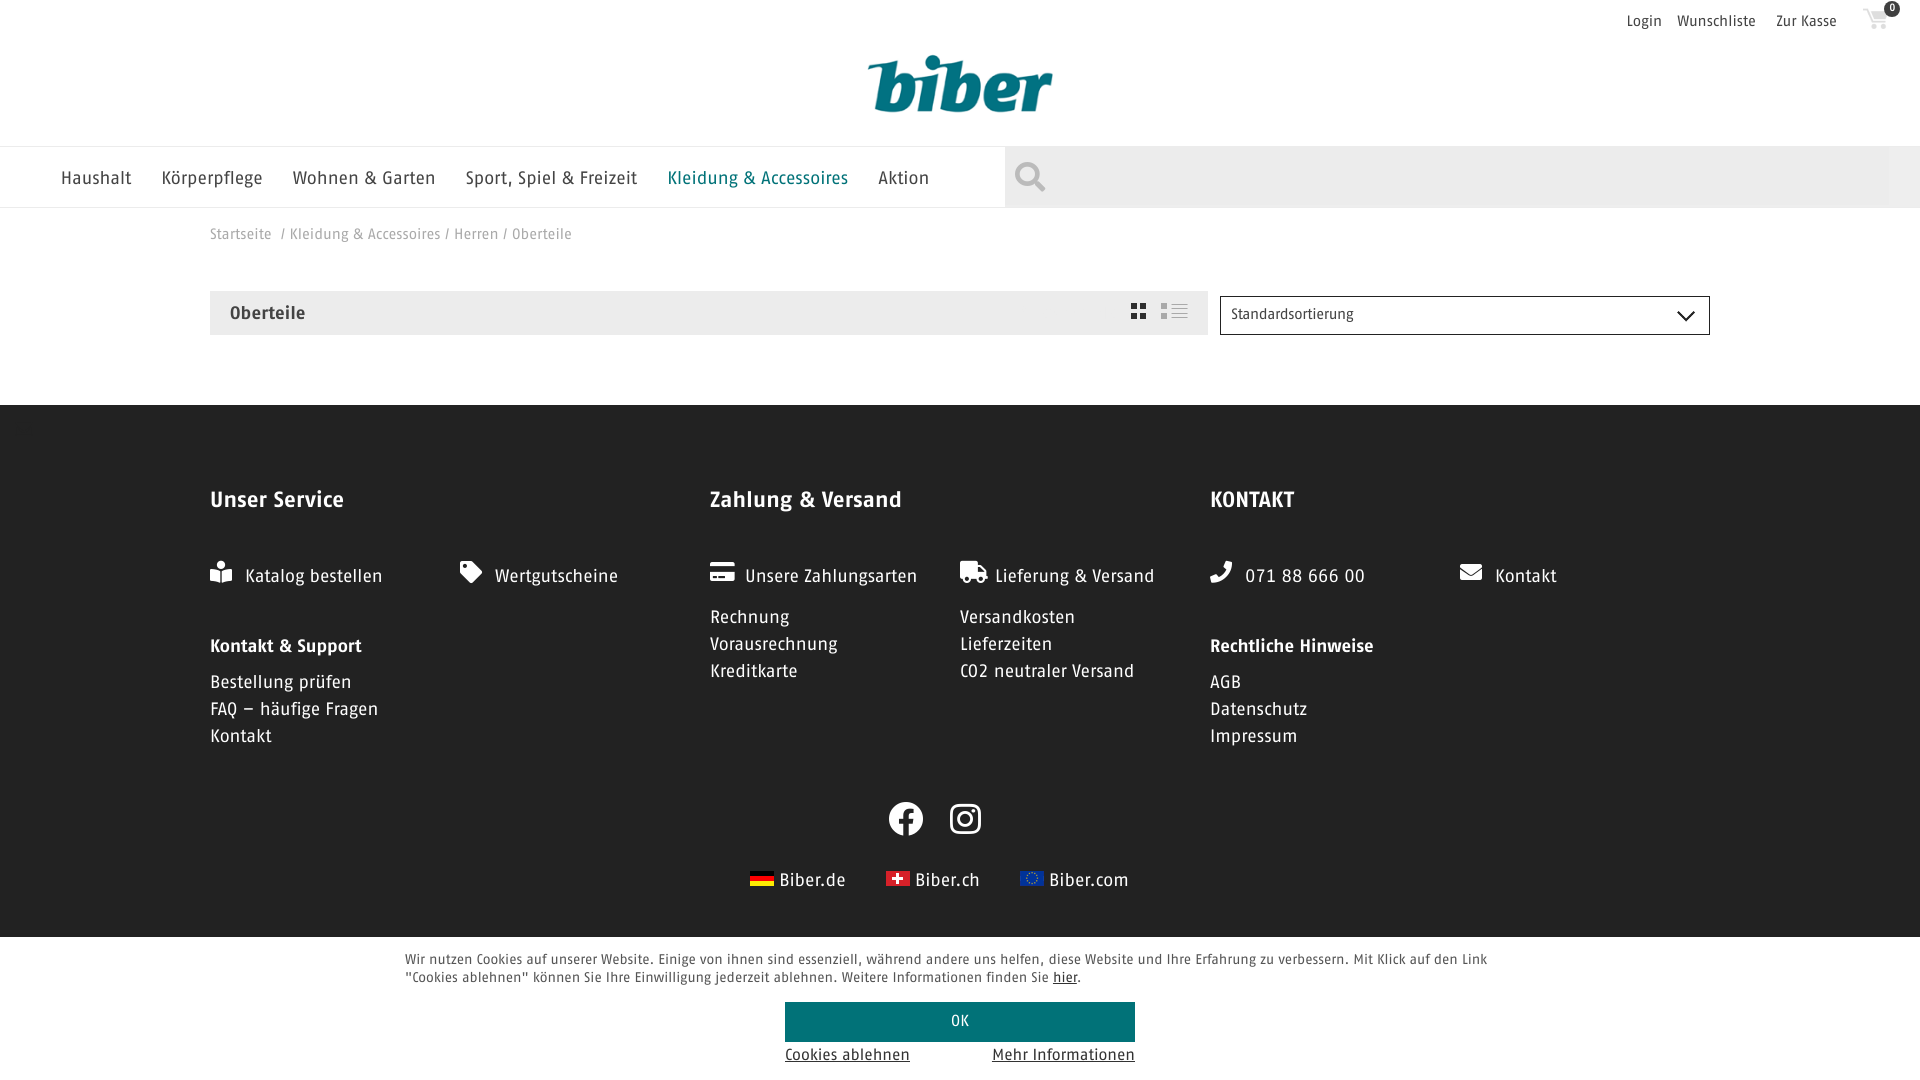  Describe the element at coordinates (960, 1022) in the screenshot. I see `'OK'` at that location.